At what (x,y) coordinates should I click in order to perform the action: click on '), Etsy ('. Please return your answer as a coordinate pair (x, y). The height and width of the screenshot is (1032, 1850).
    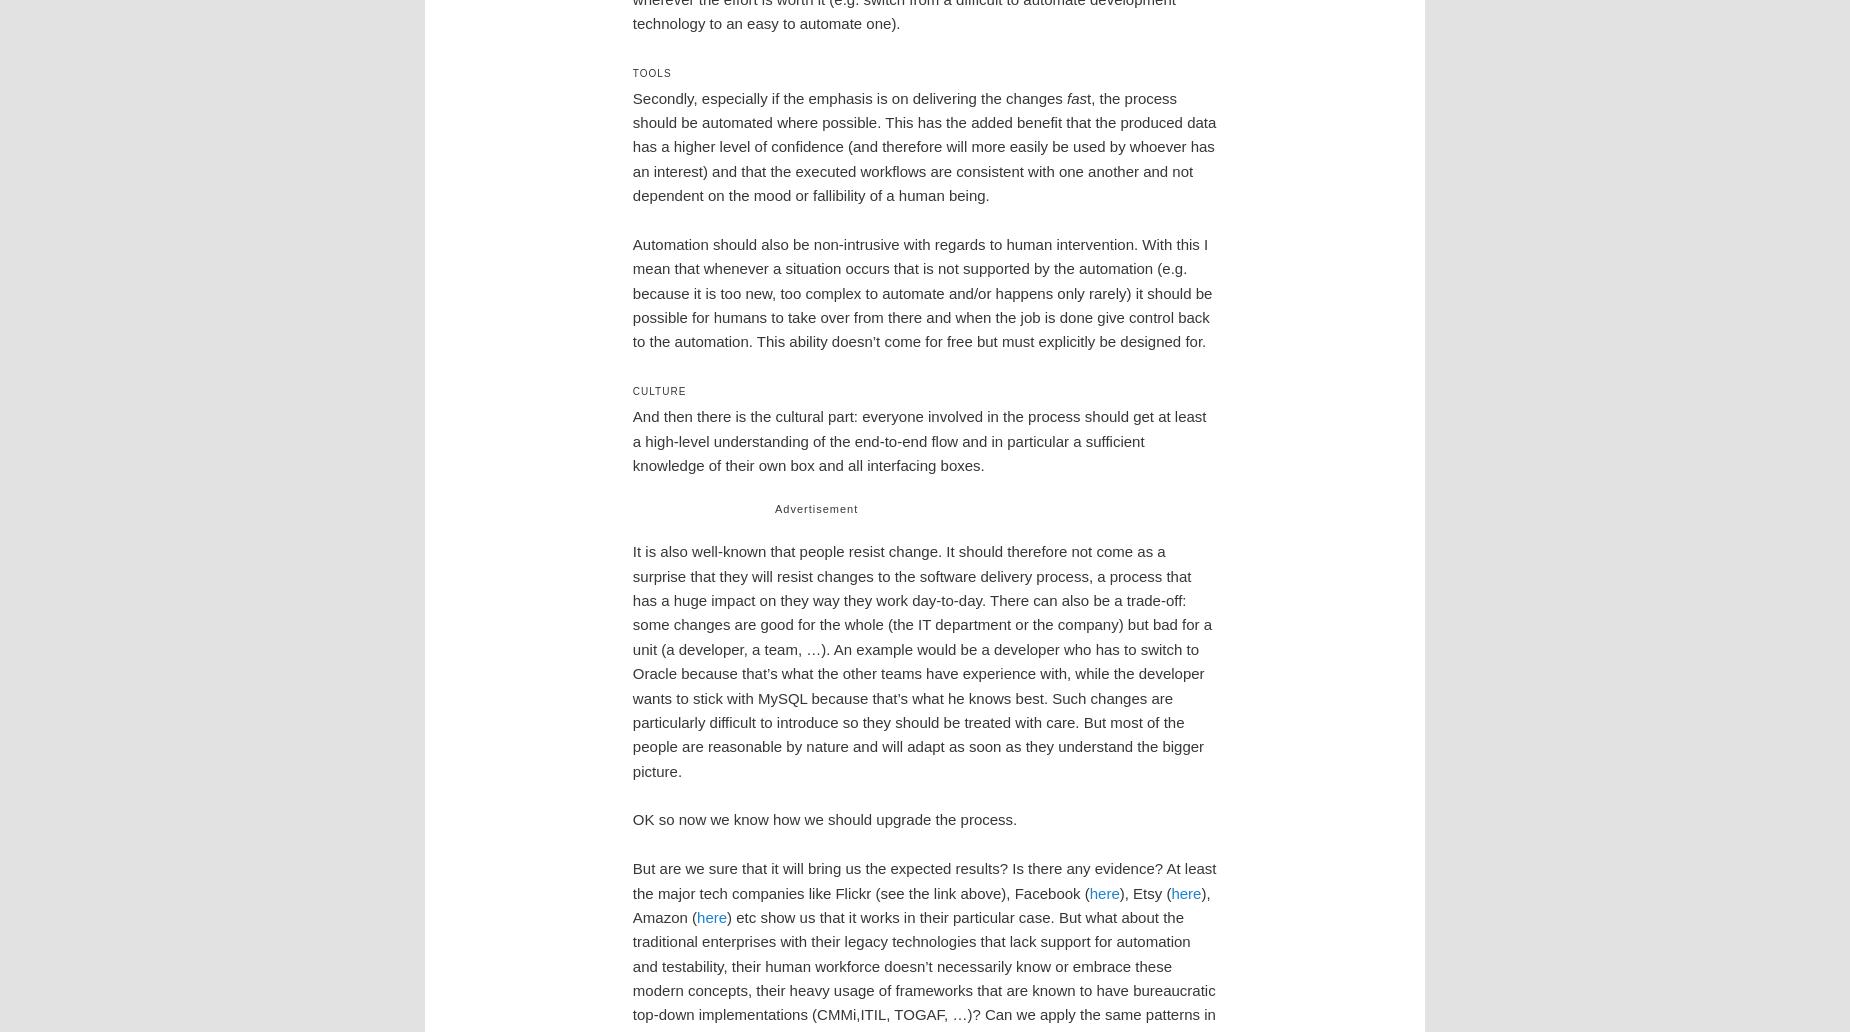
    Looking at the image, I should click on (1143, 892).